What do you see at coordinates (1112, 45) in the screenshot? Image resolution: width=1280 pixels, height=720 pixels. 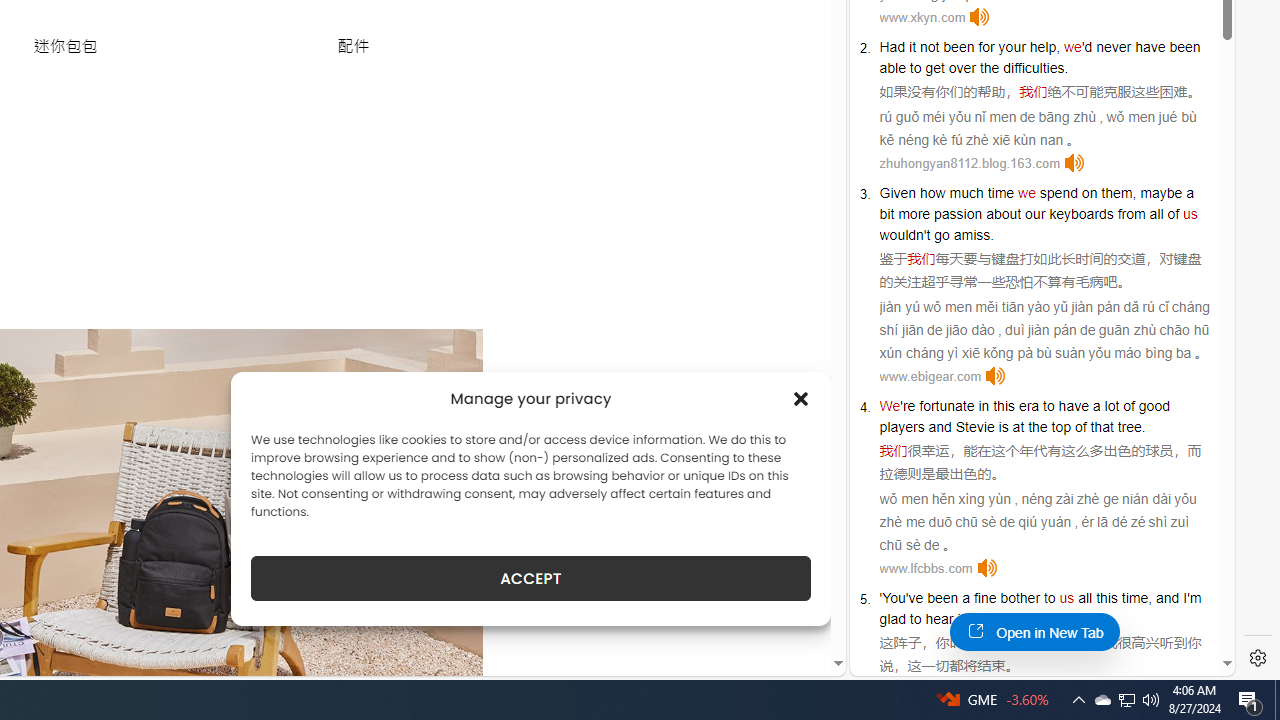 I see `'never'` at bounding box center [1112, 45].